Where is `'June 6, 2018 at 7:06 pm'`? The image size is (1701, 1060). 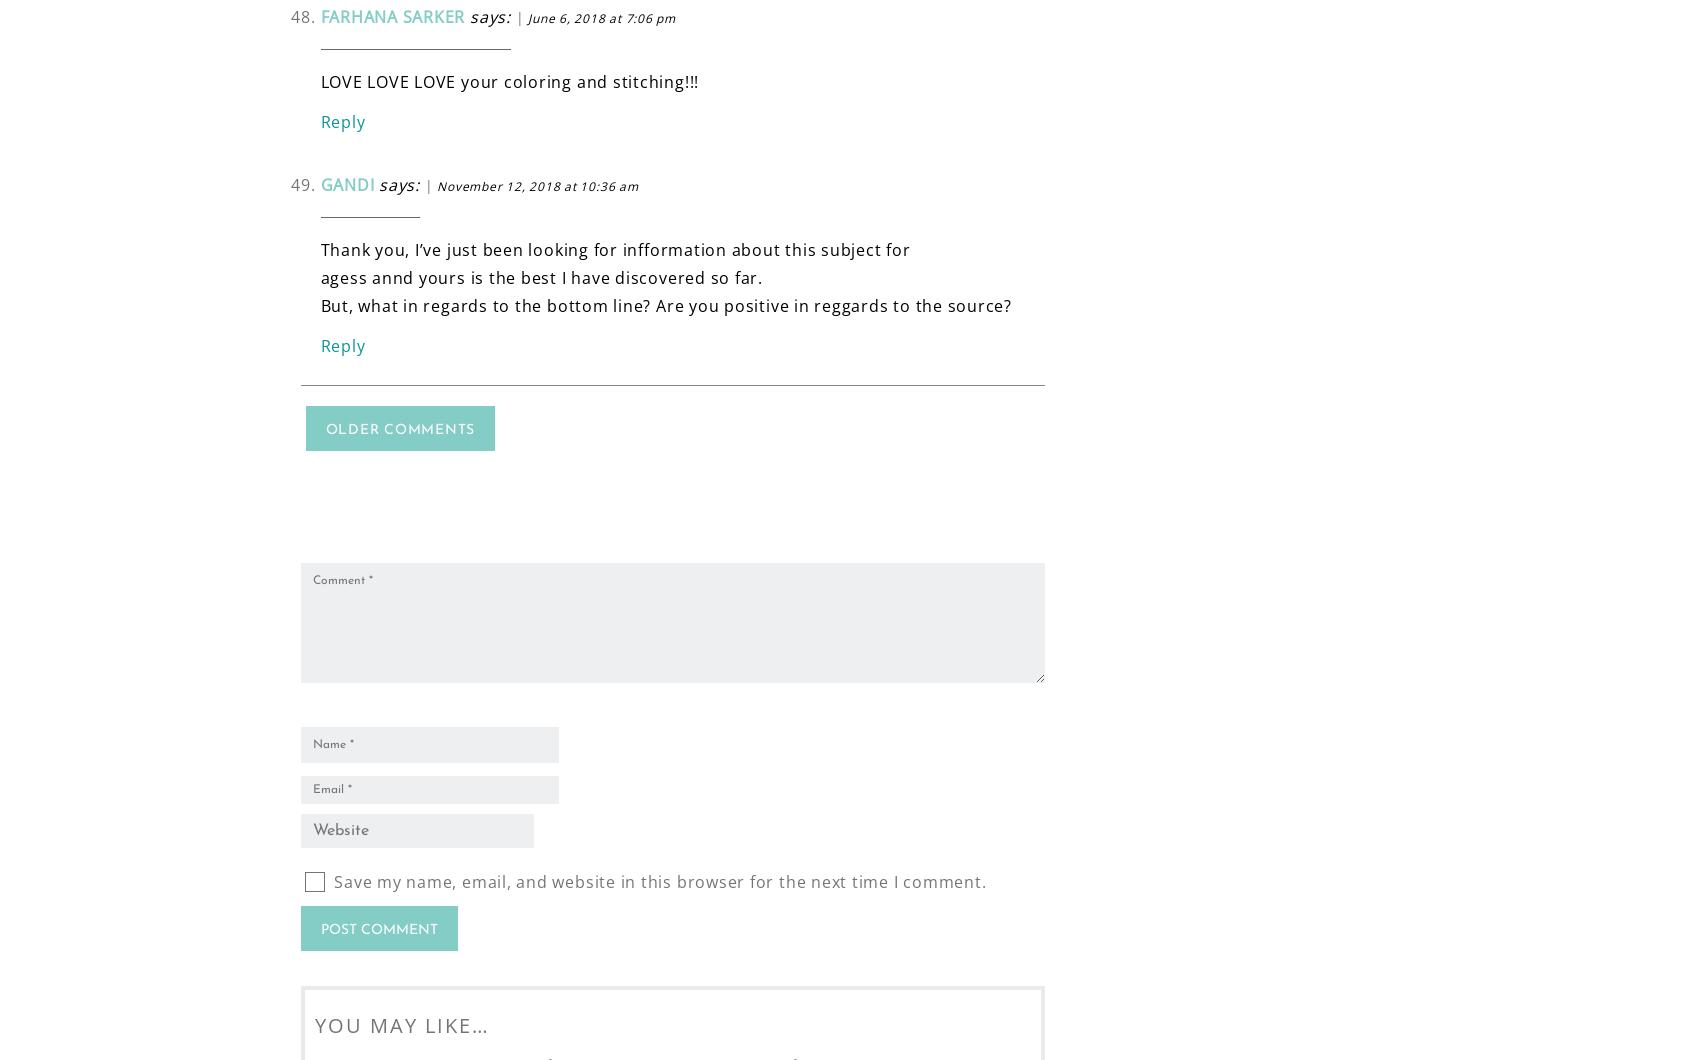 'June 6, 2018 at 7:06 pm' is located at coordinates (601, 17).